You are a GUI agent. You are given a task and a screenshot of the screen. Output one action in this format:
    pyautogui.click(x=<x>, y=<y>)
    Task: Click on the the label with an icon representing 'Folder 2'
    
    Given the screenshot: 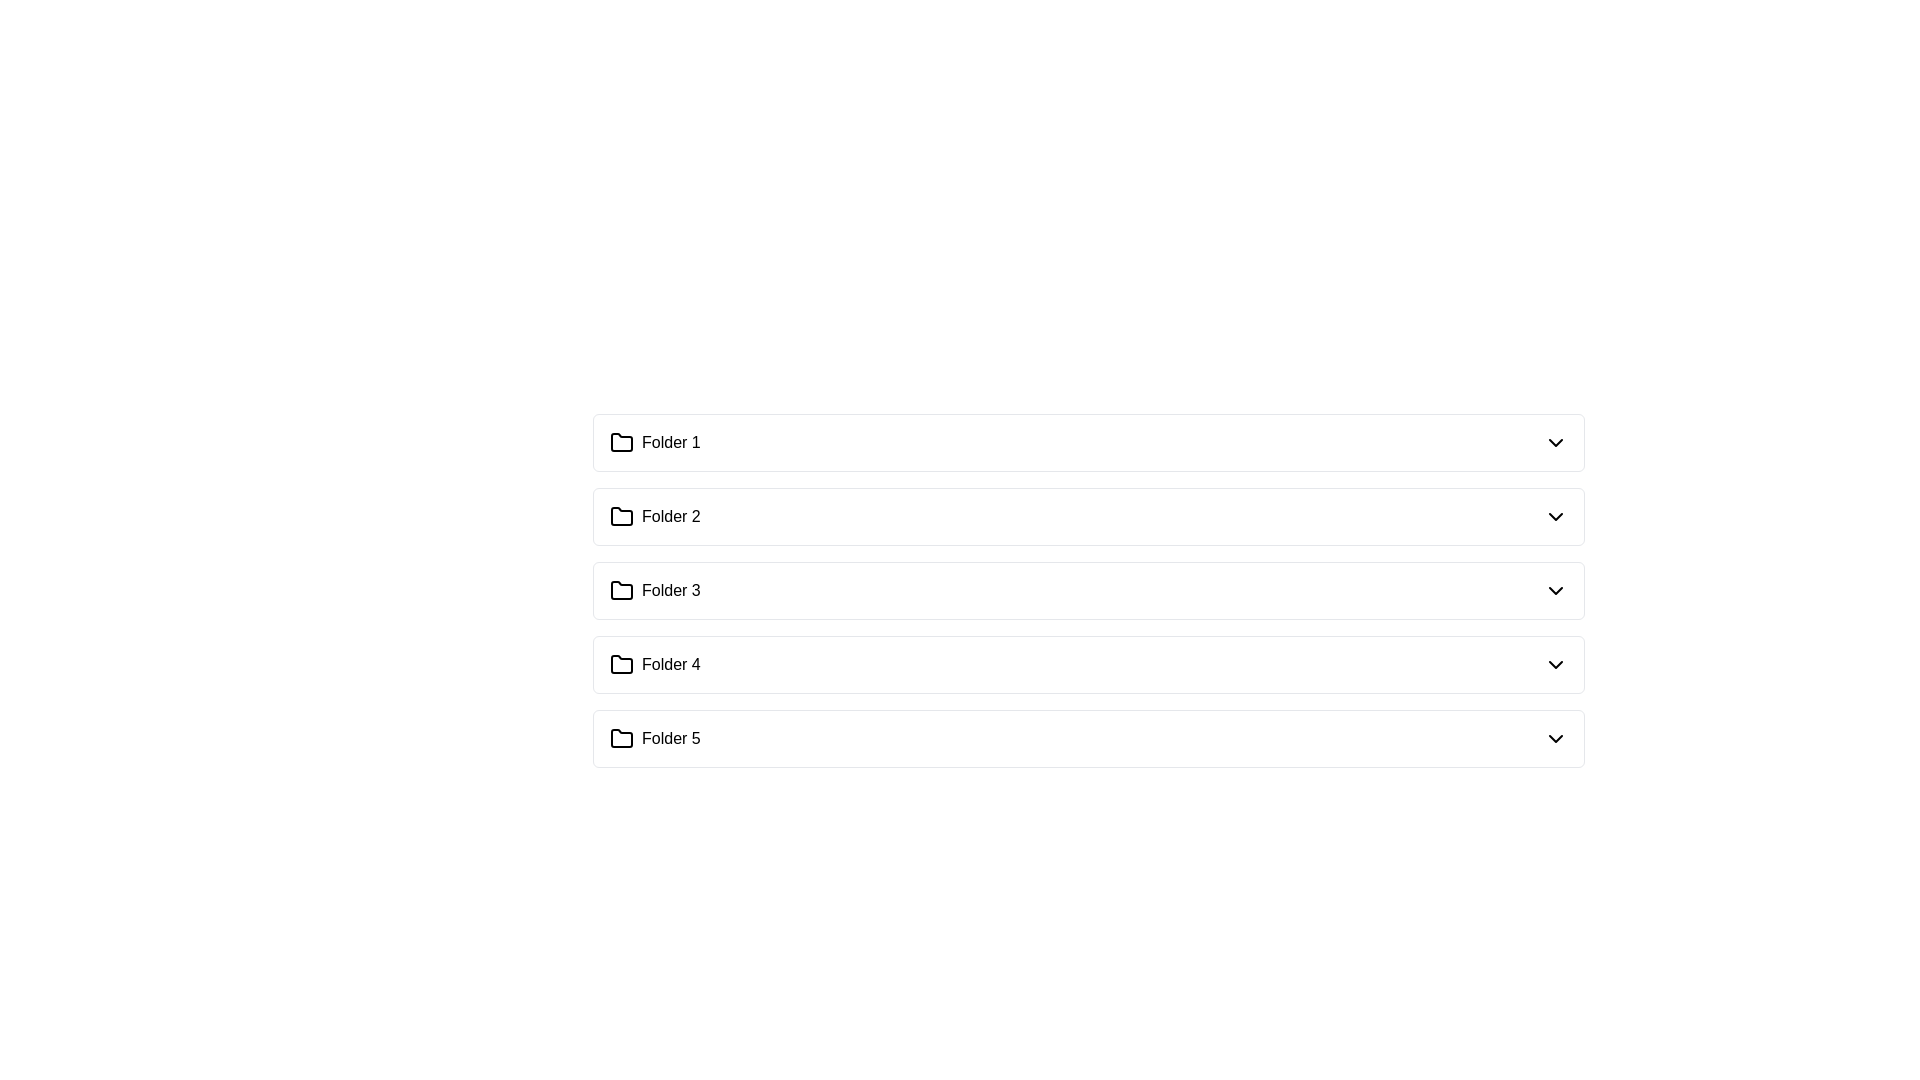 What is the action you would take?
    pyautogui.click(x=654, y=515)
    